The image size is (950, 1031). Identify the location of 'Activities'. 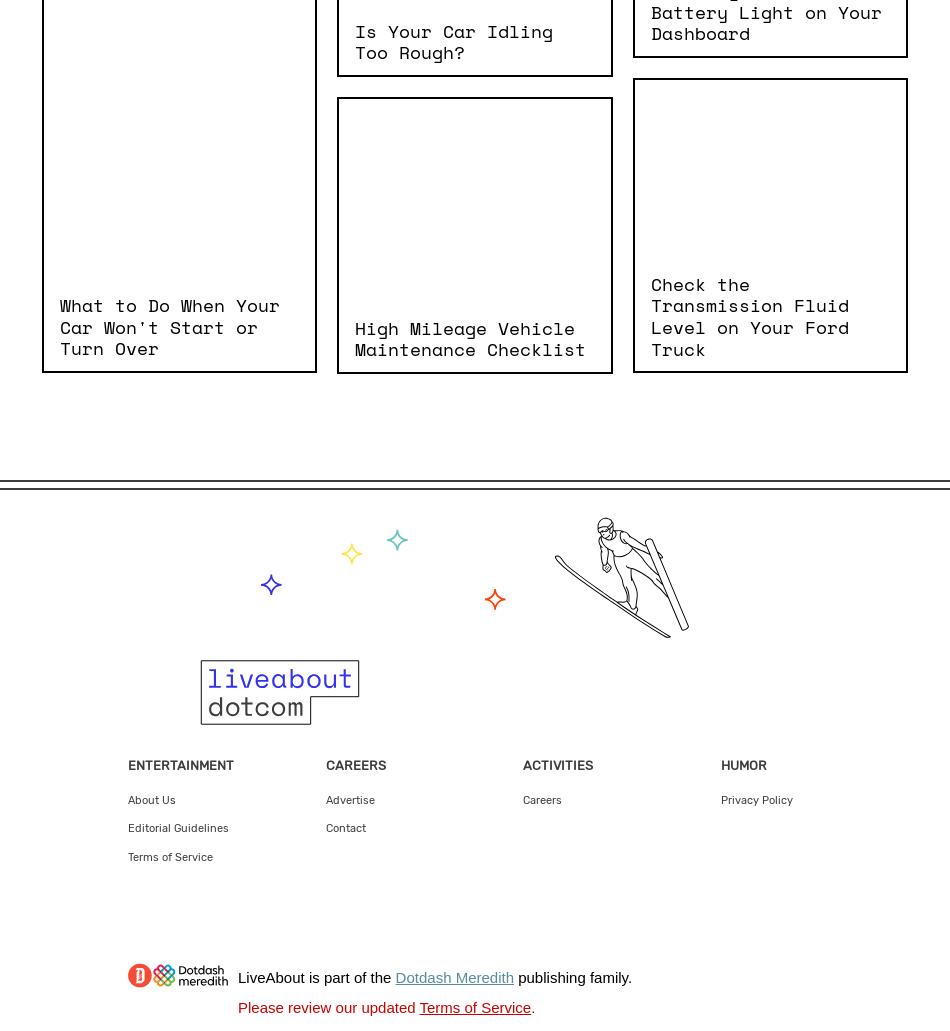
(558, 763).